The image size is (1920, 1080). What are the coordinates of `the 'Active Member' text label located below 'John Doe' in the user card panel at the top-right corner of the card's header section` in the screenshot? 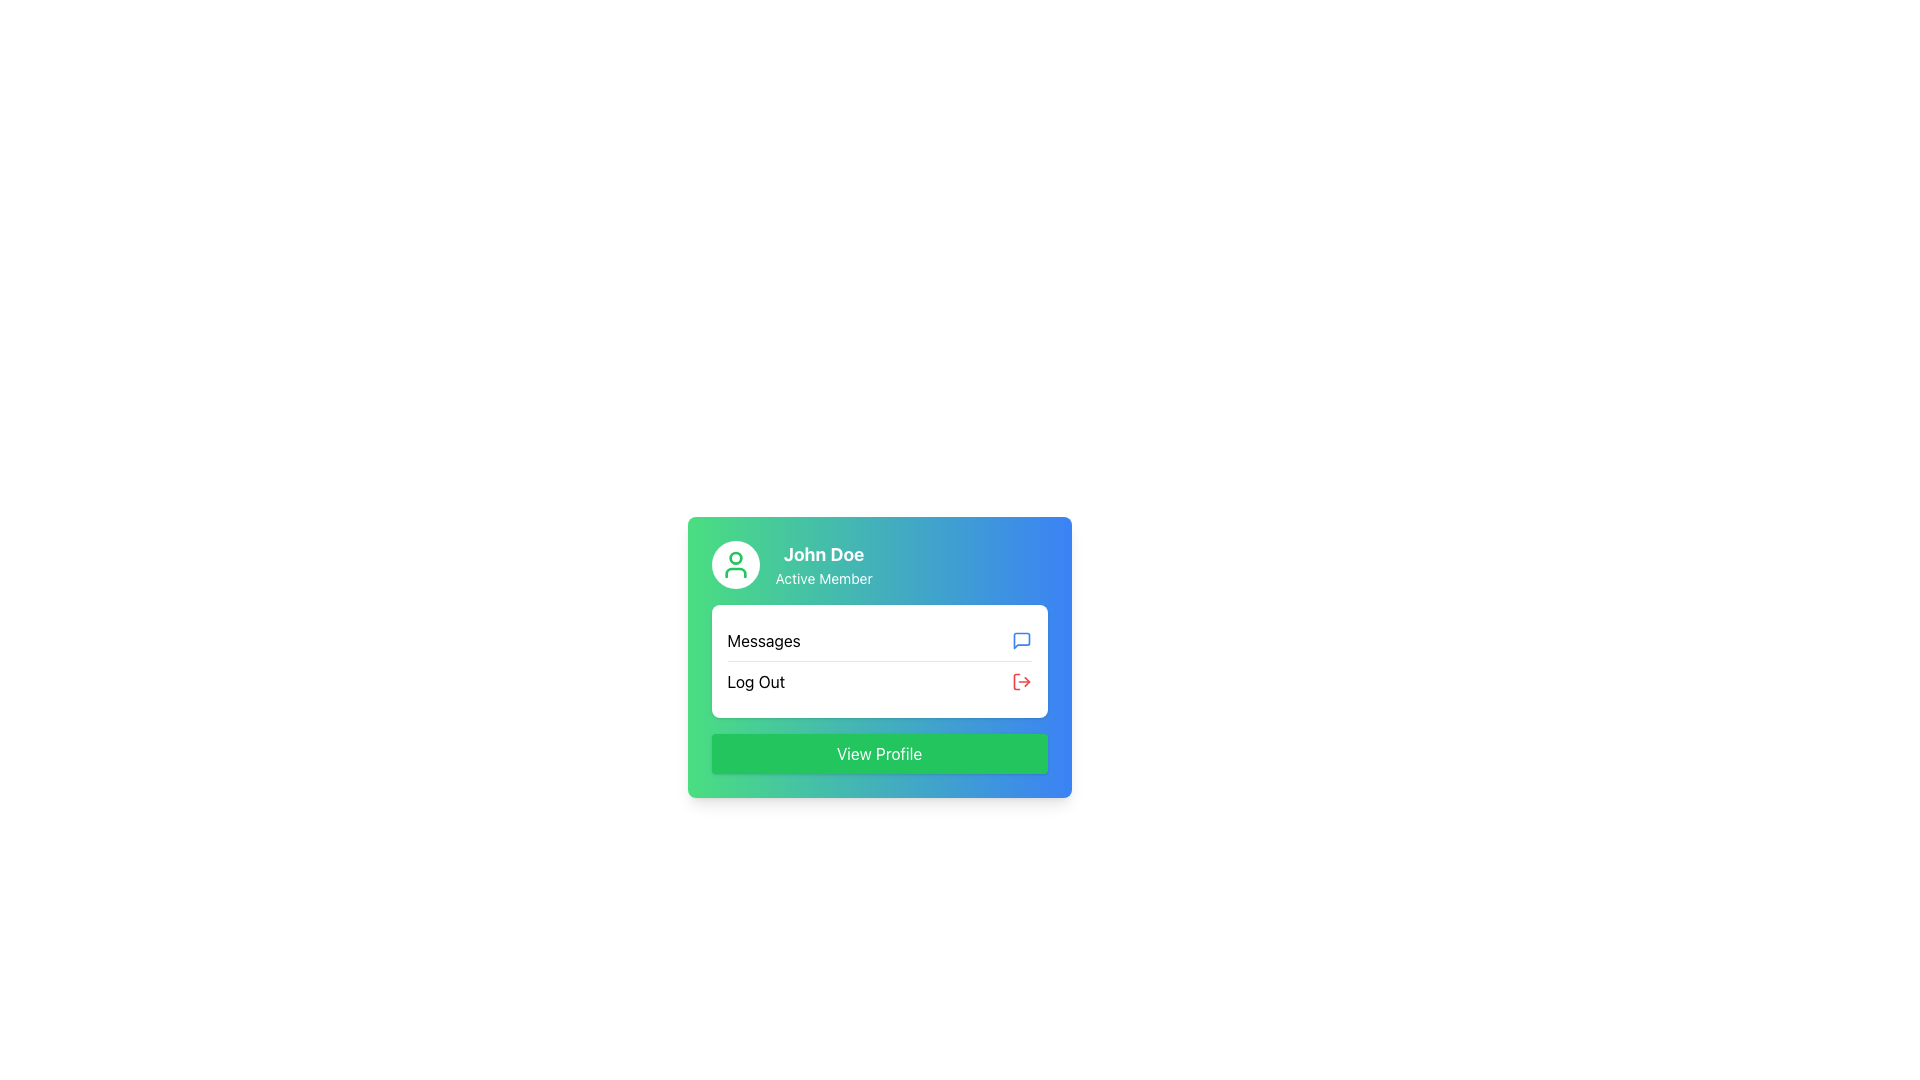 It's located at (824, 578).